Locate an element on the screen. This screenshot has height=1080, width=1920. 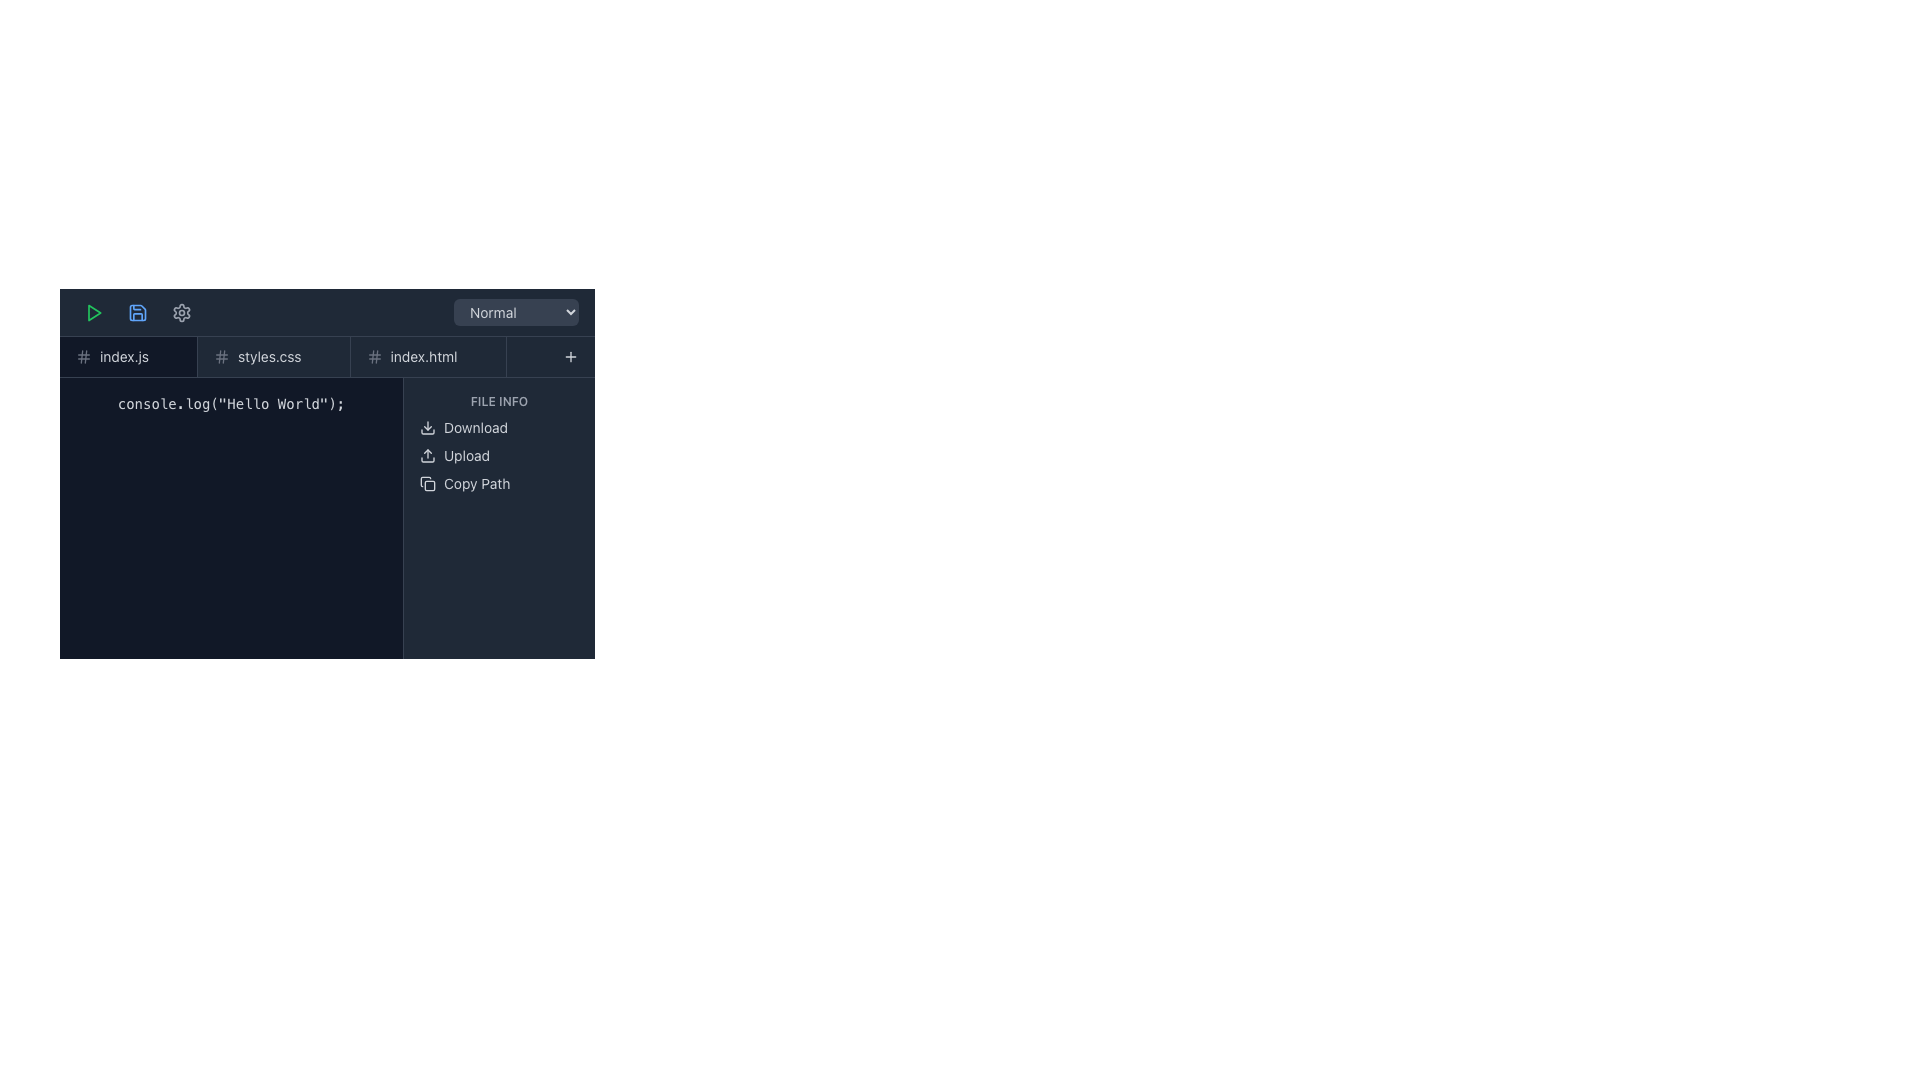
the gear-shaped icon in the header bar is located at coordinates (182, 312).